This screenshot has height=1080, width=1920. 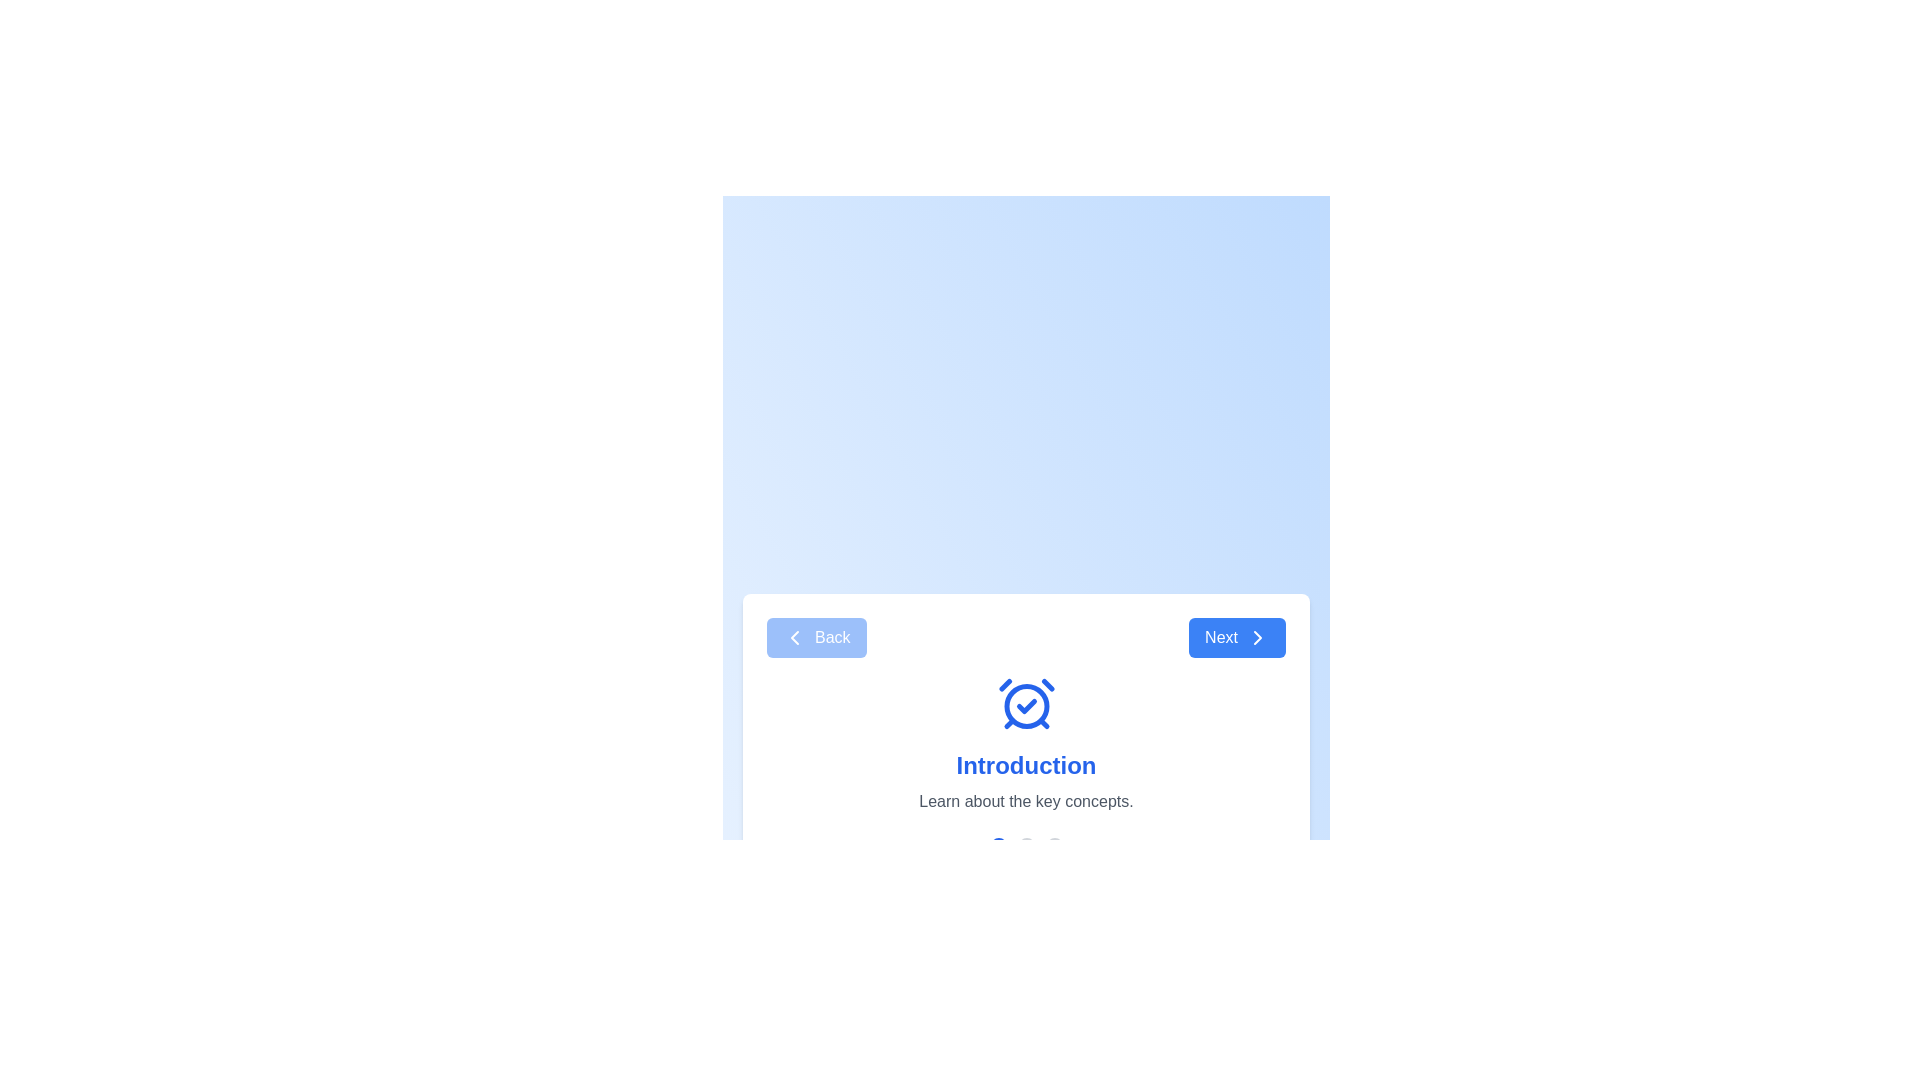 I want to click on the step indicator for step 1, so click(x=998, y=845).